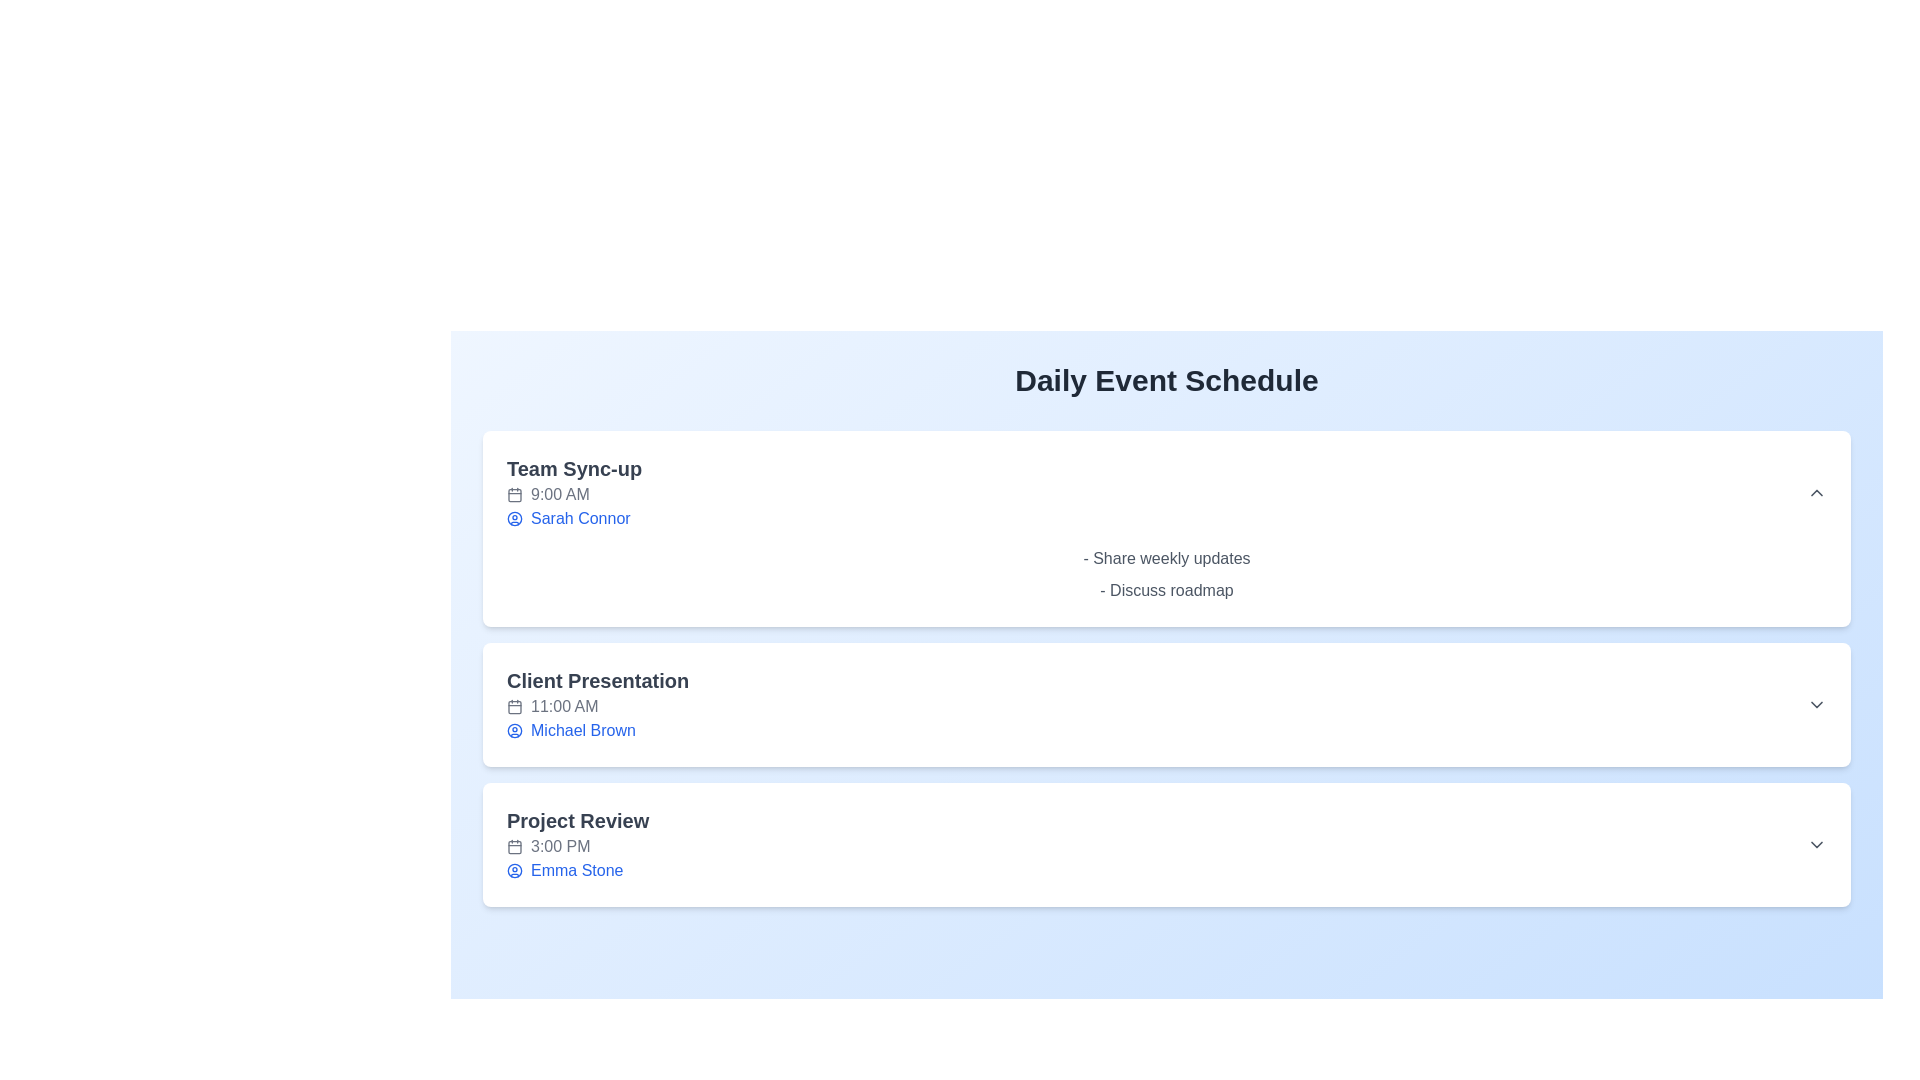 The image size is (1920, 1080). What do you see at coordinates (1166, 704) in the screenshot?
I see `the ListItem representing a scheduled event about a client presentation` at bounding box center [1166, 704].